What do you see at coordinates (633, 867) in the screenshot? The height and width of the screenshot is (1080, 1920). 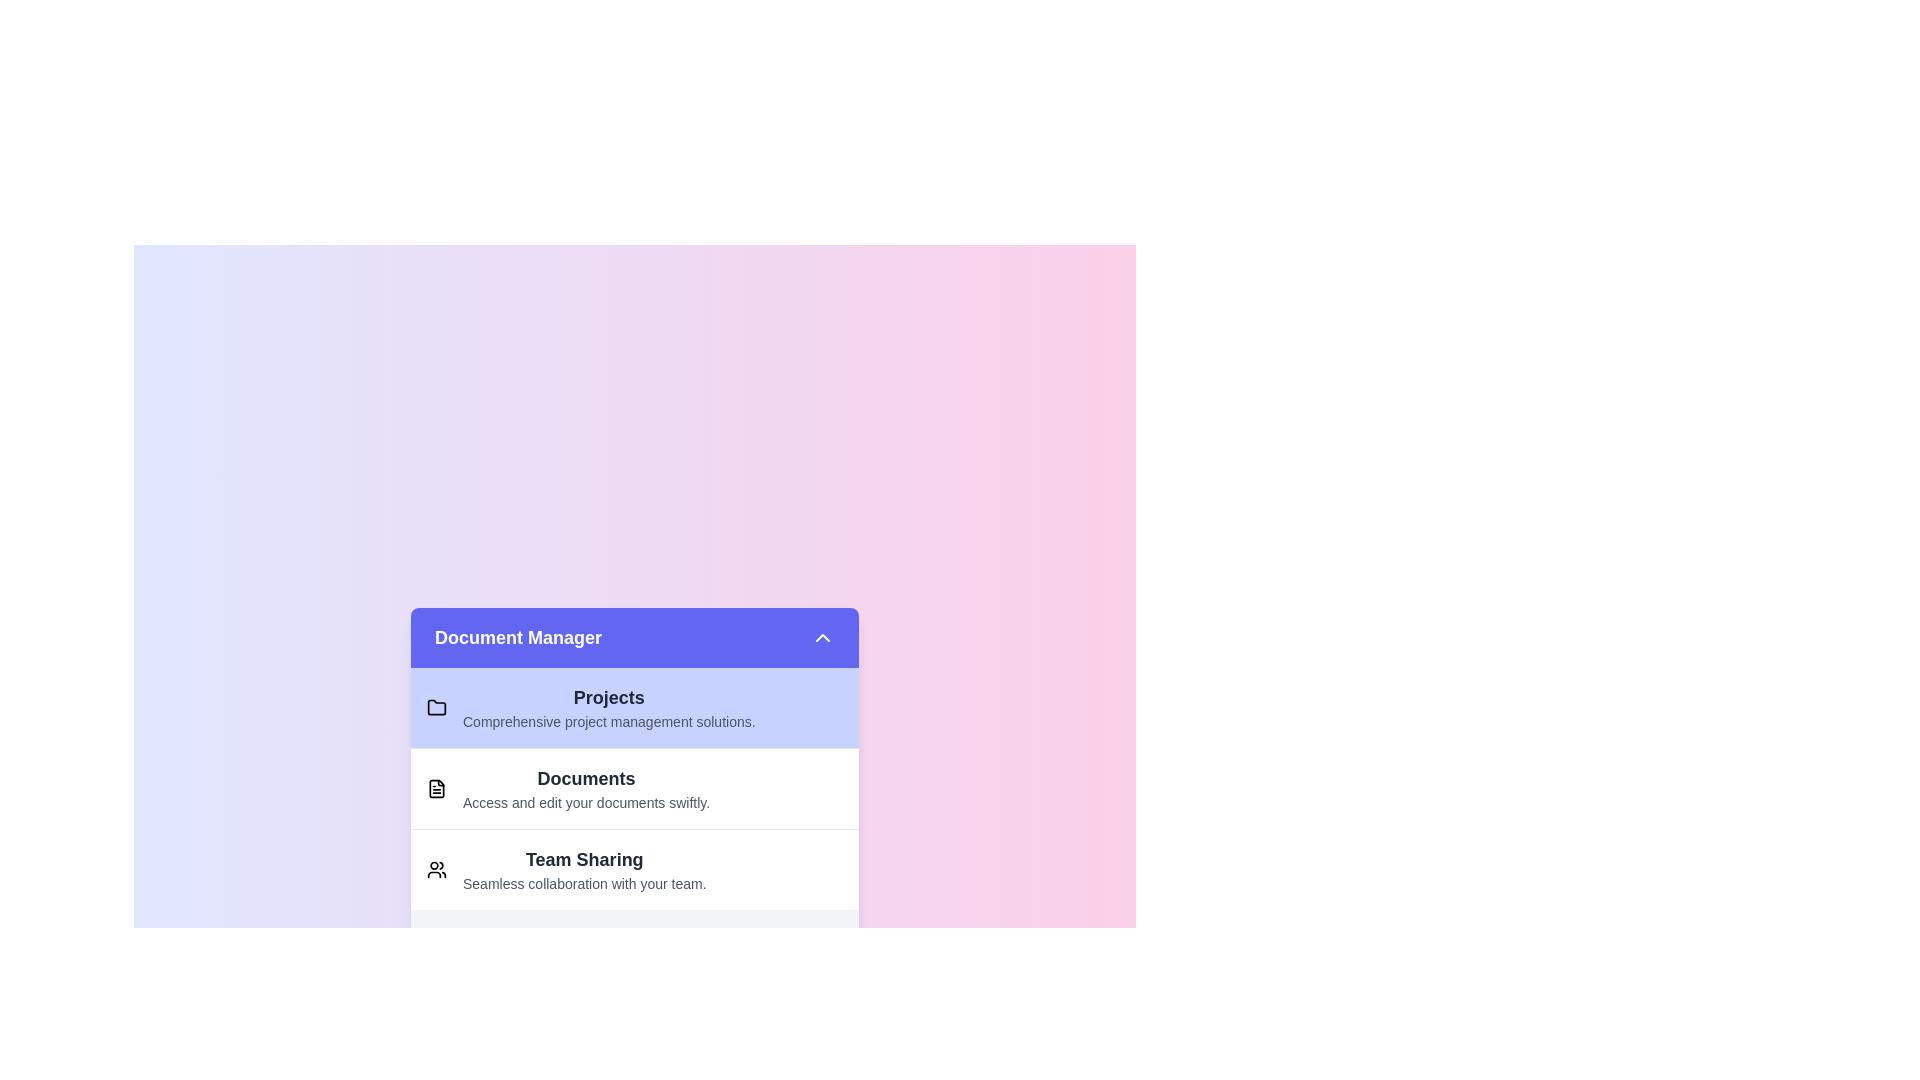 I see `the item Team Sharing in the list to select it` at bounding box center [633, 867].